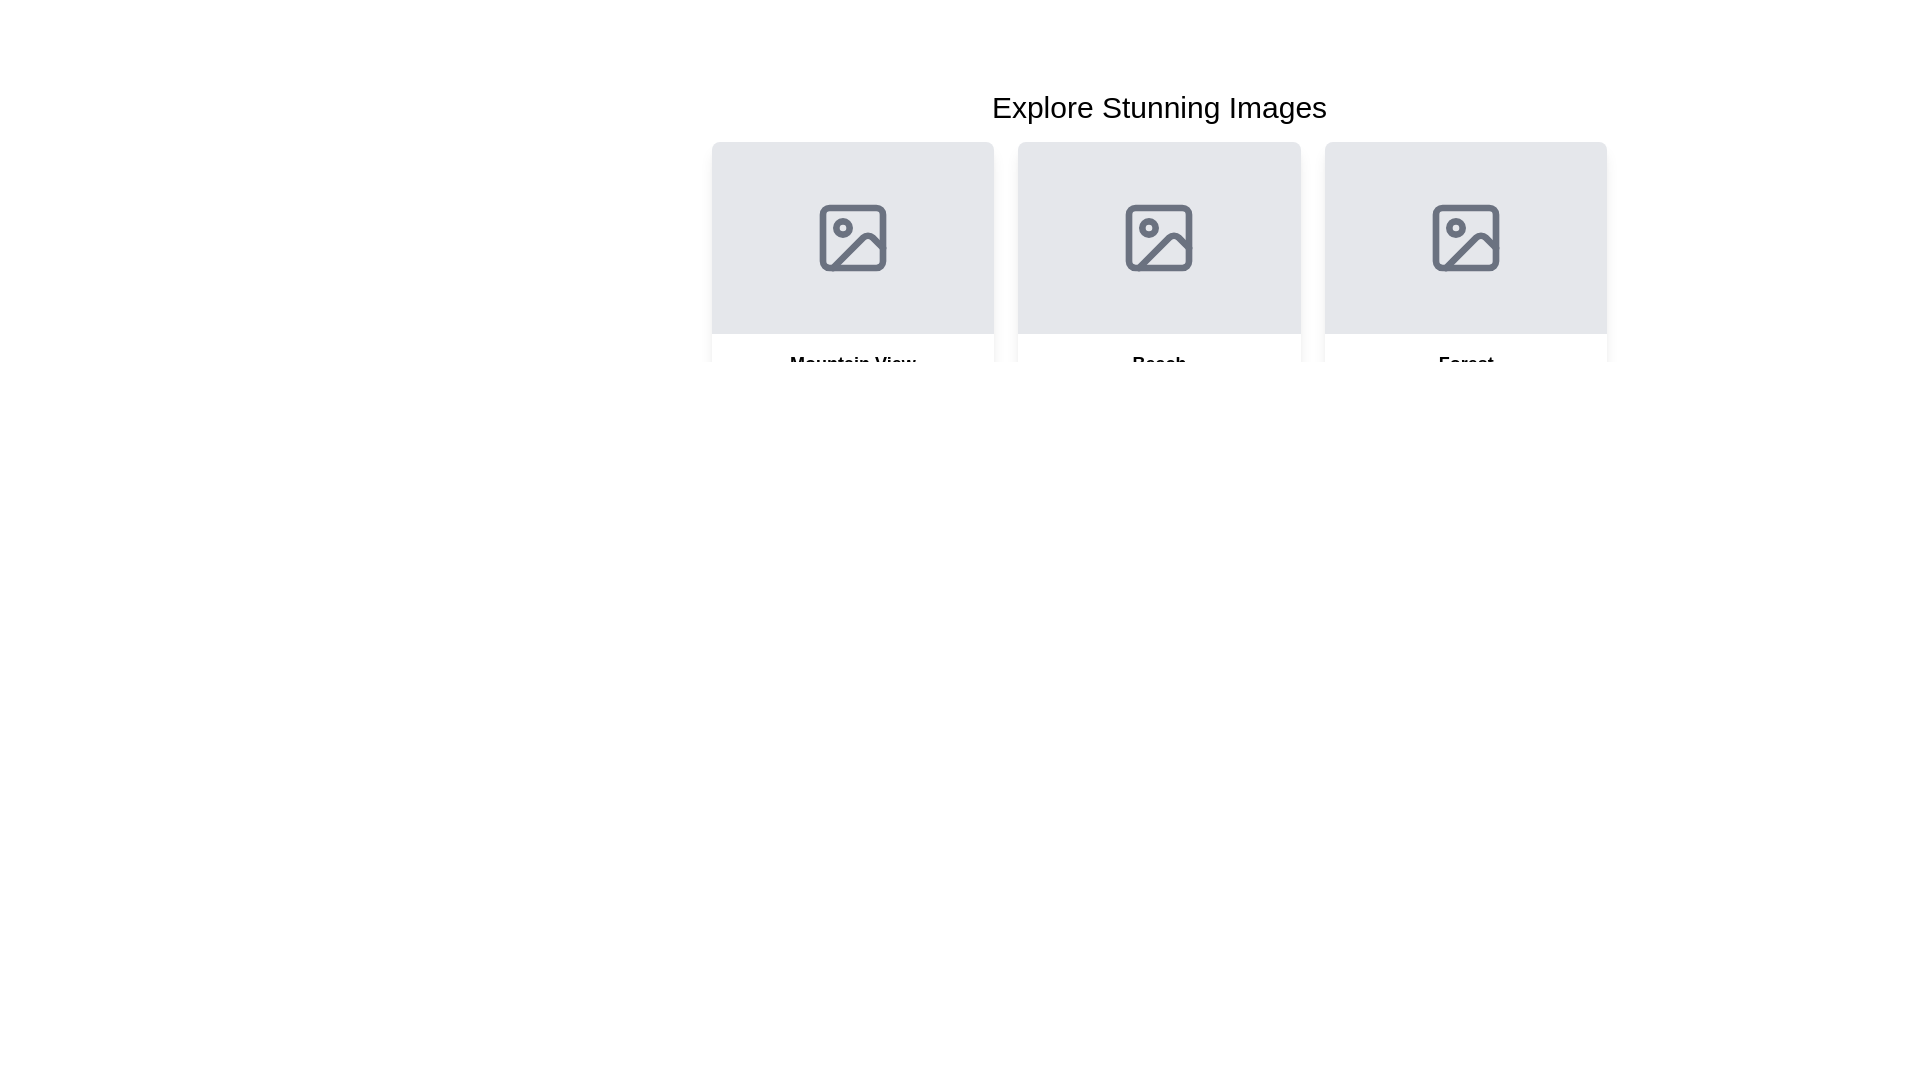  What do you see at coordinates (852, 237) in the screenshot?
I see `the 'Mountain View' icon, which is the first image placeholder among three icons in a gray-shaded square section` at bounding box center [852, 237].